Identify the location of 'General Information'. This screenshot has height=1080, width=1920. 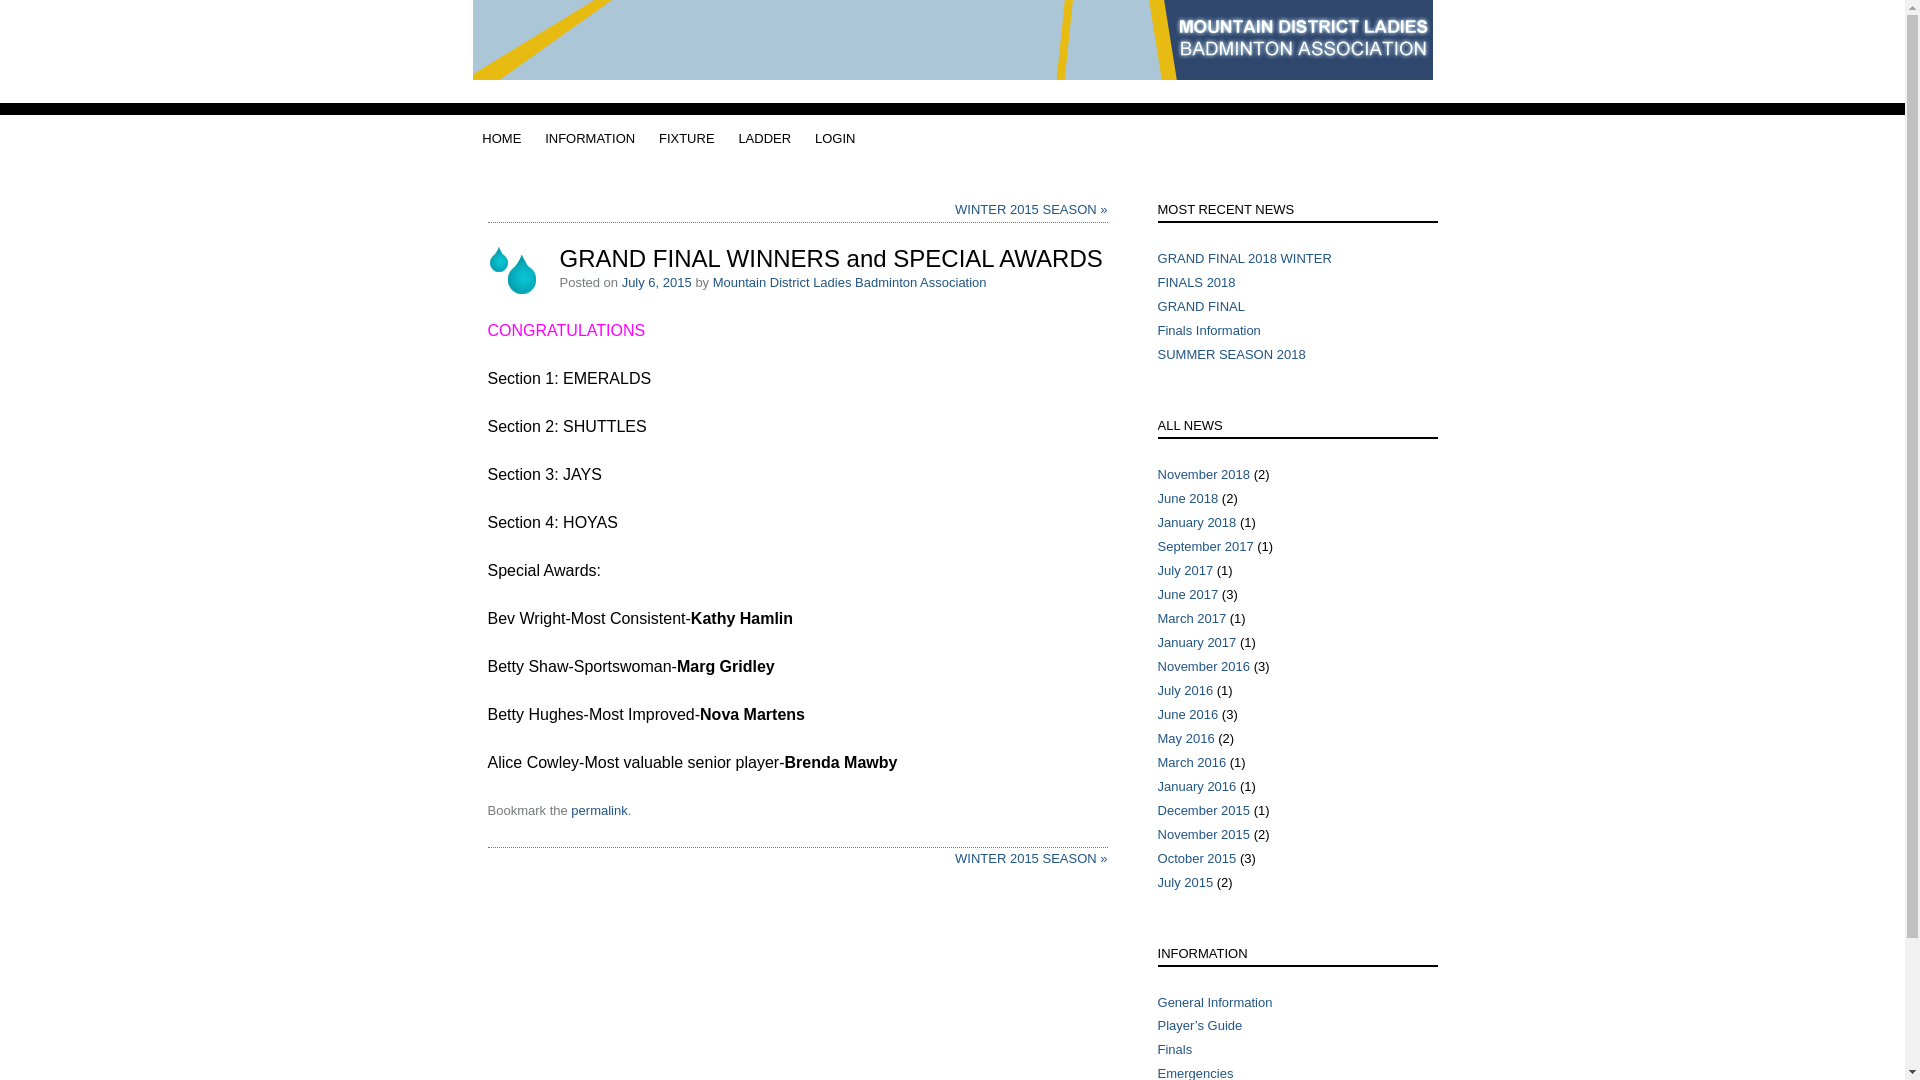
(1214, 1001).